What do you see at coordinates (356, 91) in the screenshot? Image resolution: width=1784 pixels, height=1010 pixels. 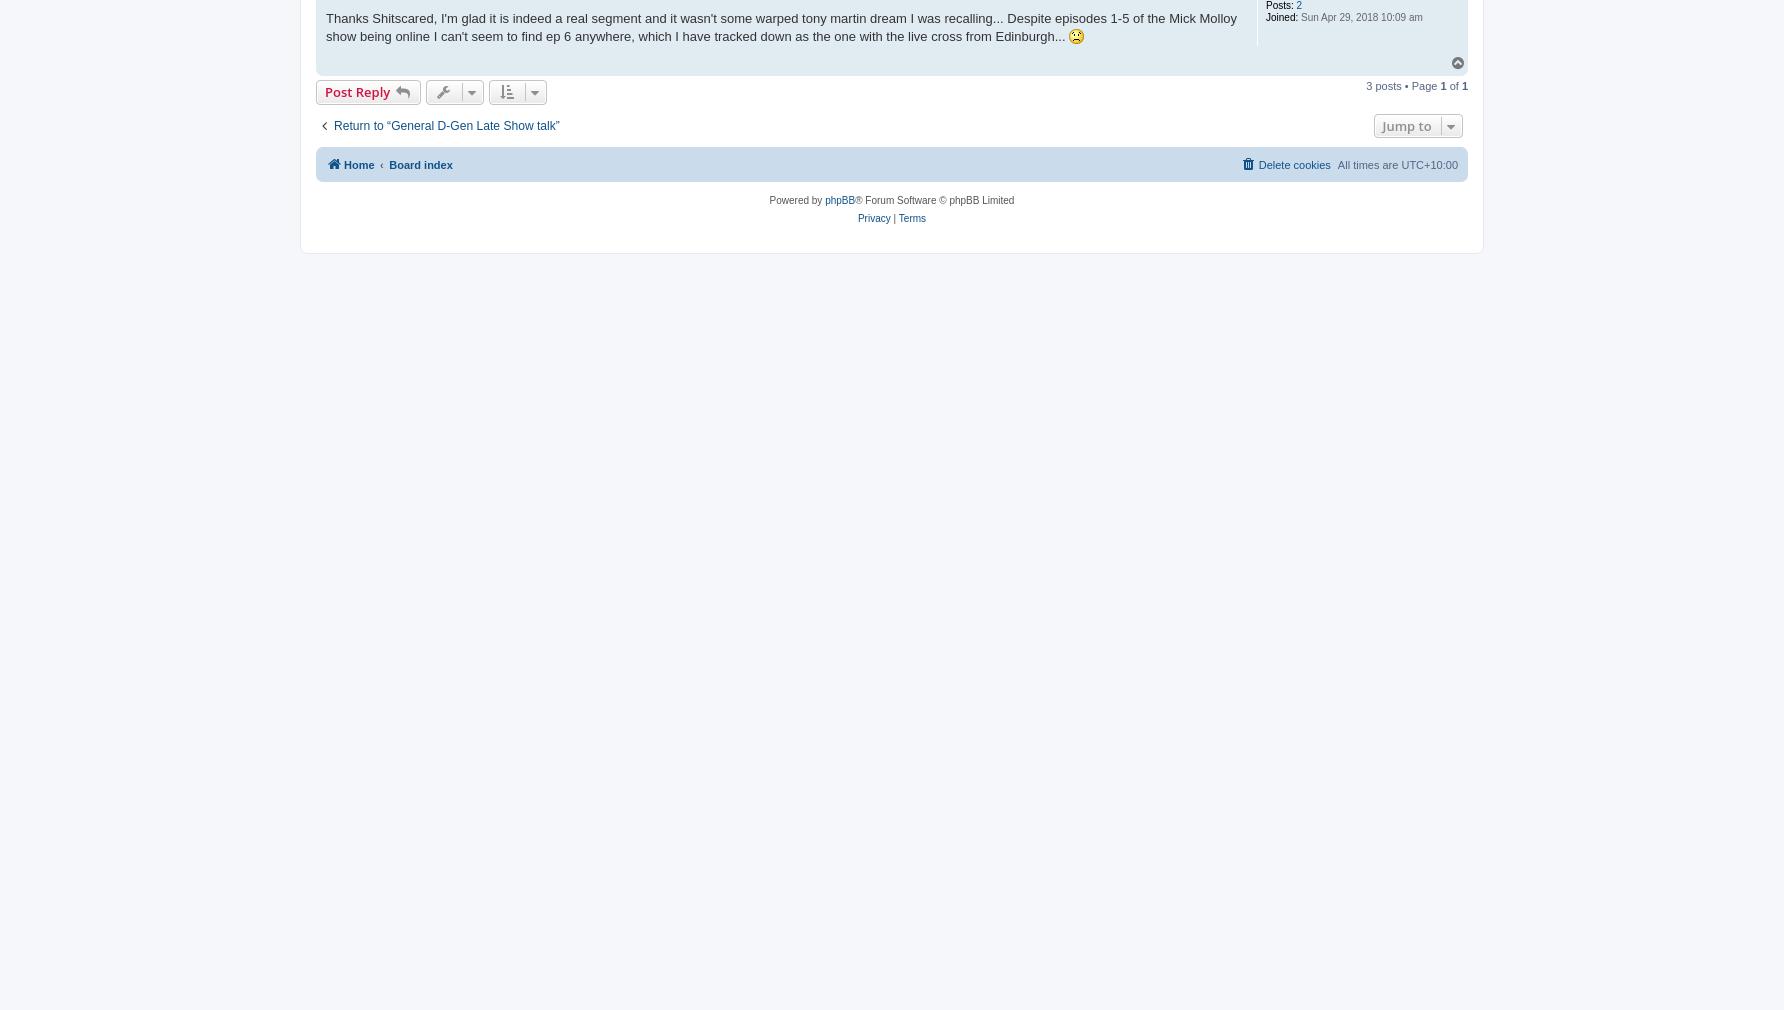 I see `'Post Reply'` at bounding box center [356, 91].